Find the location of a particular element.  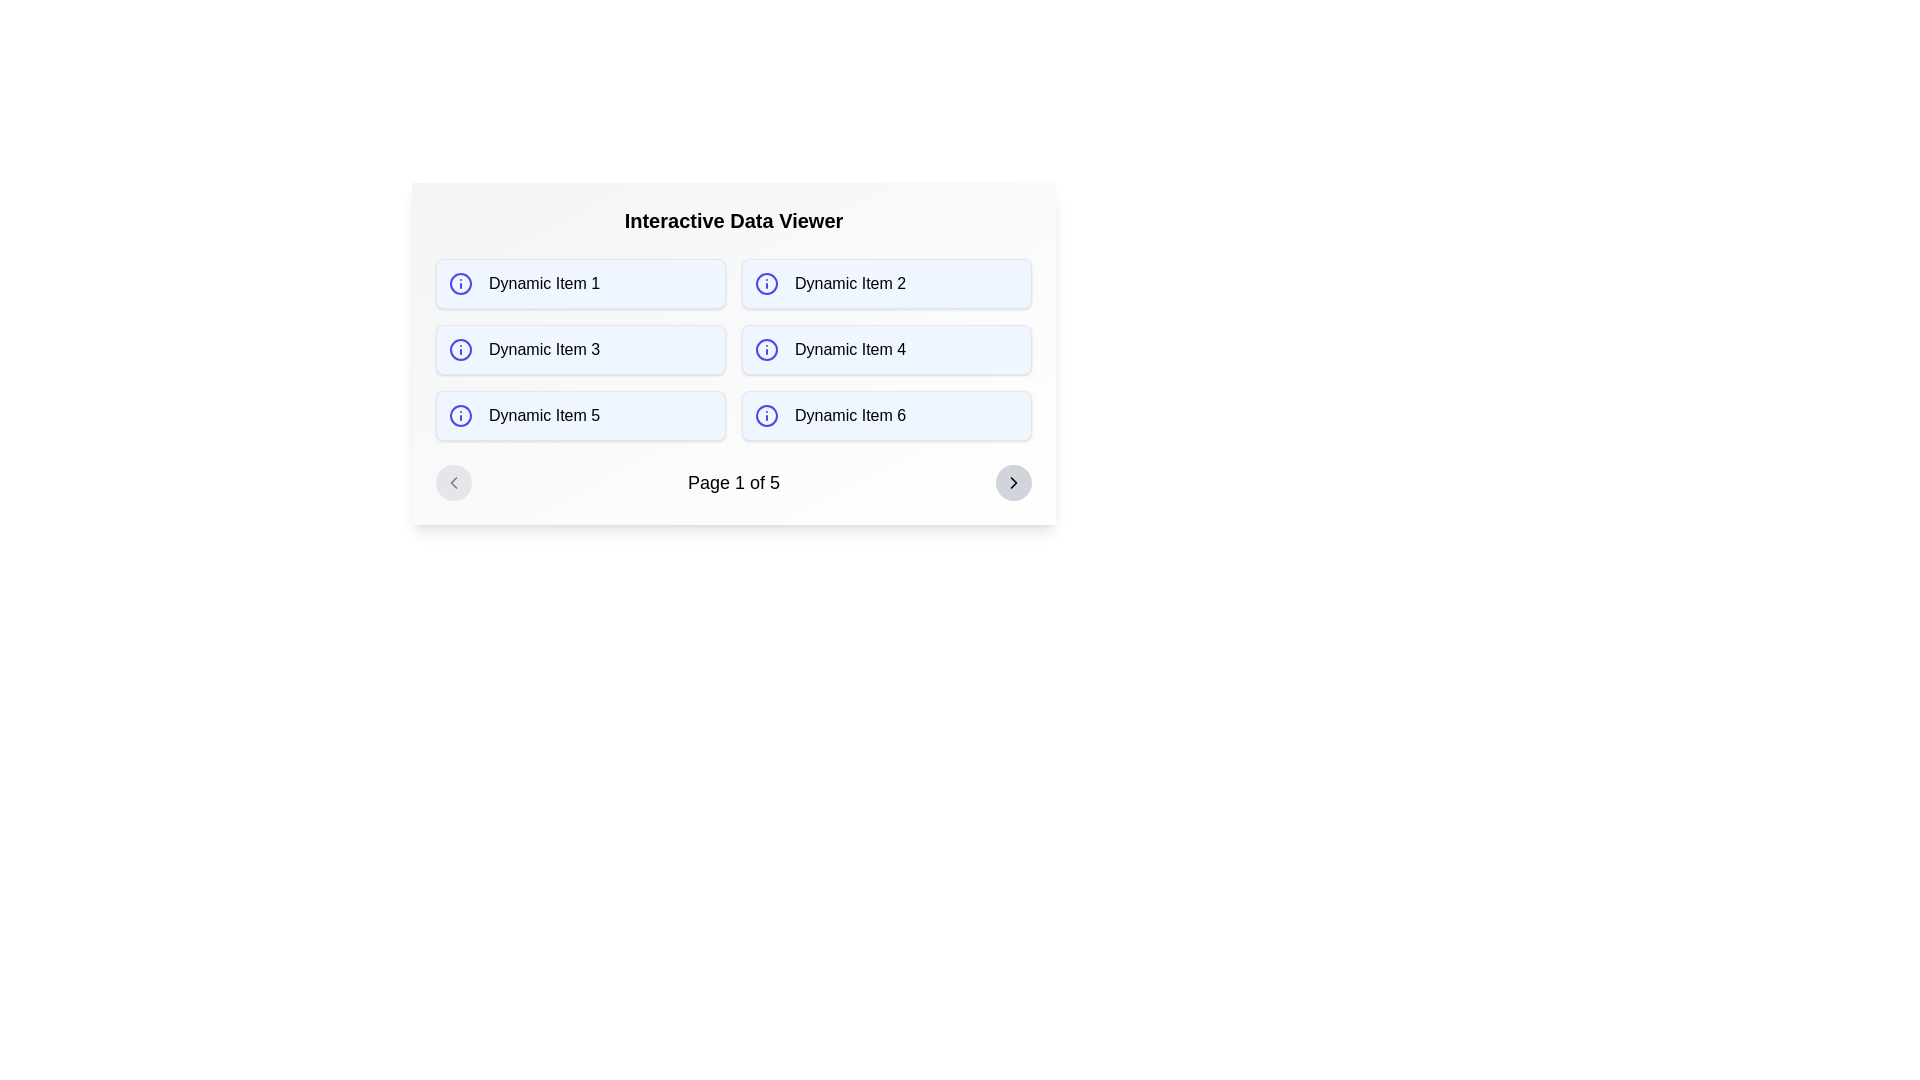

the navigational chevron icon located at the bottom-right corner of the interface, which indicates proceeding to the next page or item is located at coordinates (1013, 482).